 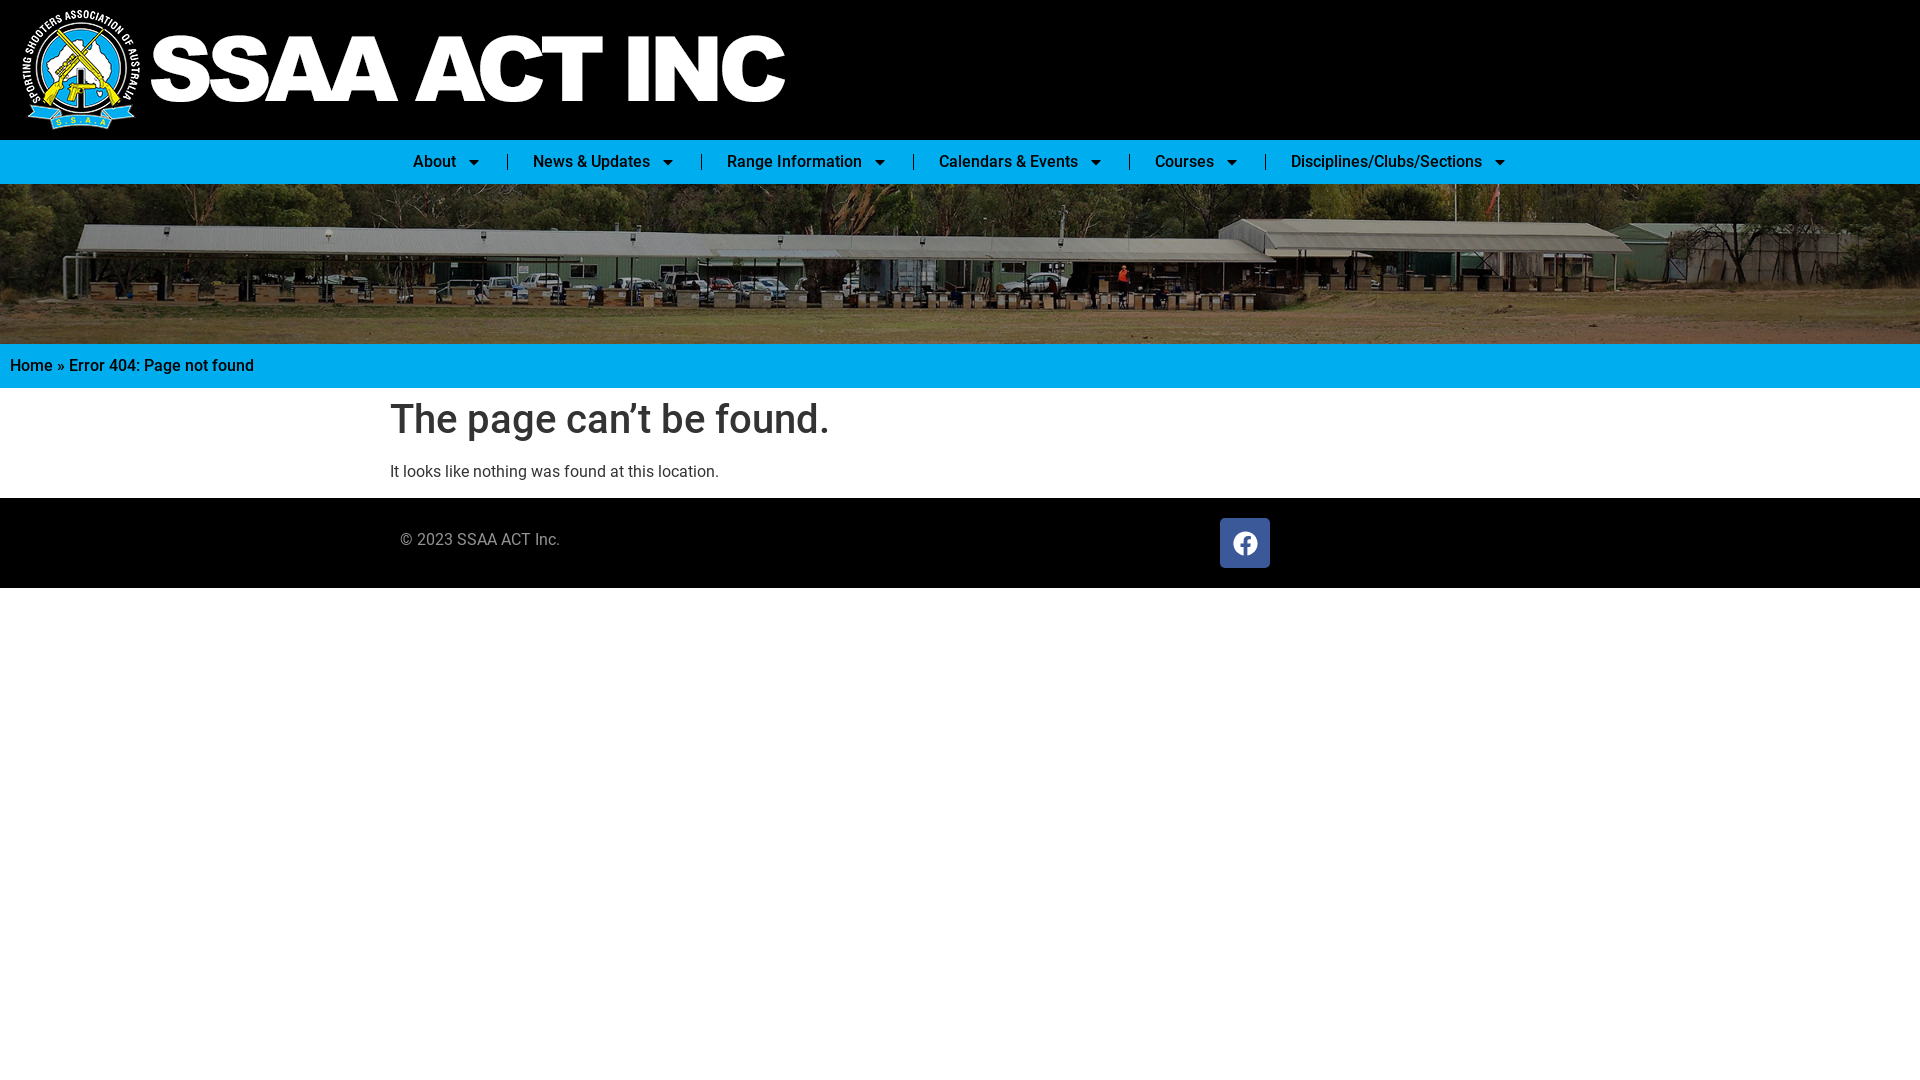 What do you see at coordinates (9, 365) in the screenshot?
I see `'Home'` at bounding box center [9, 365].